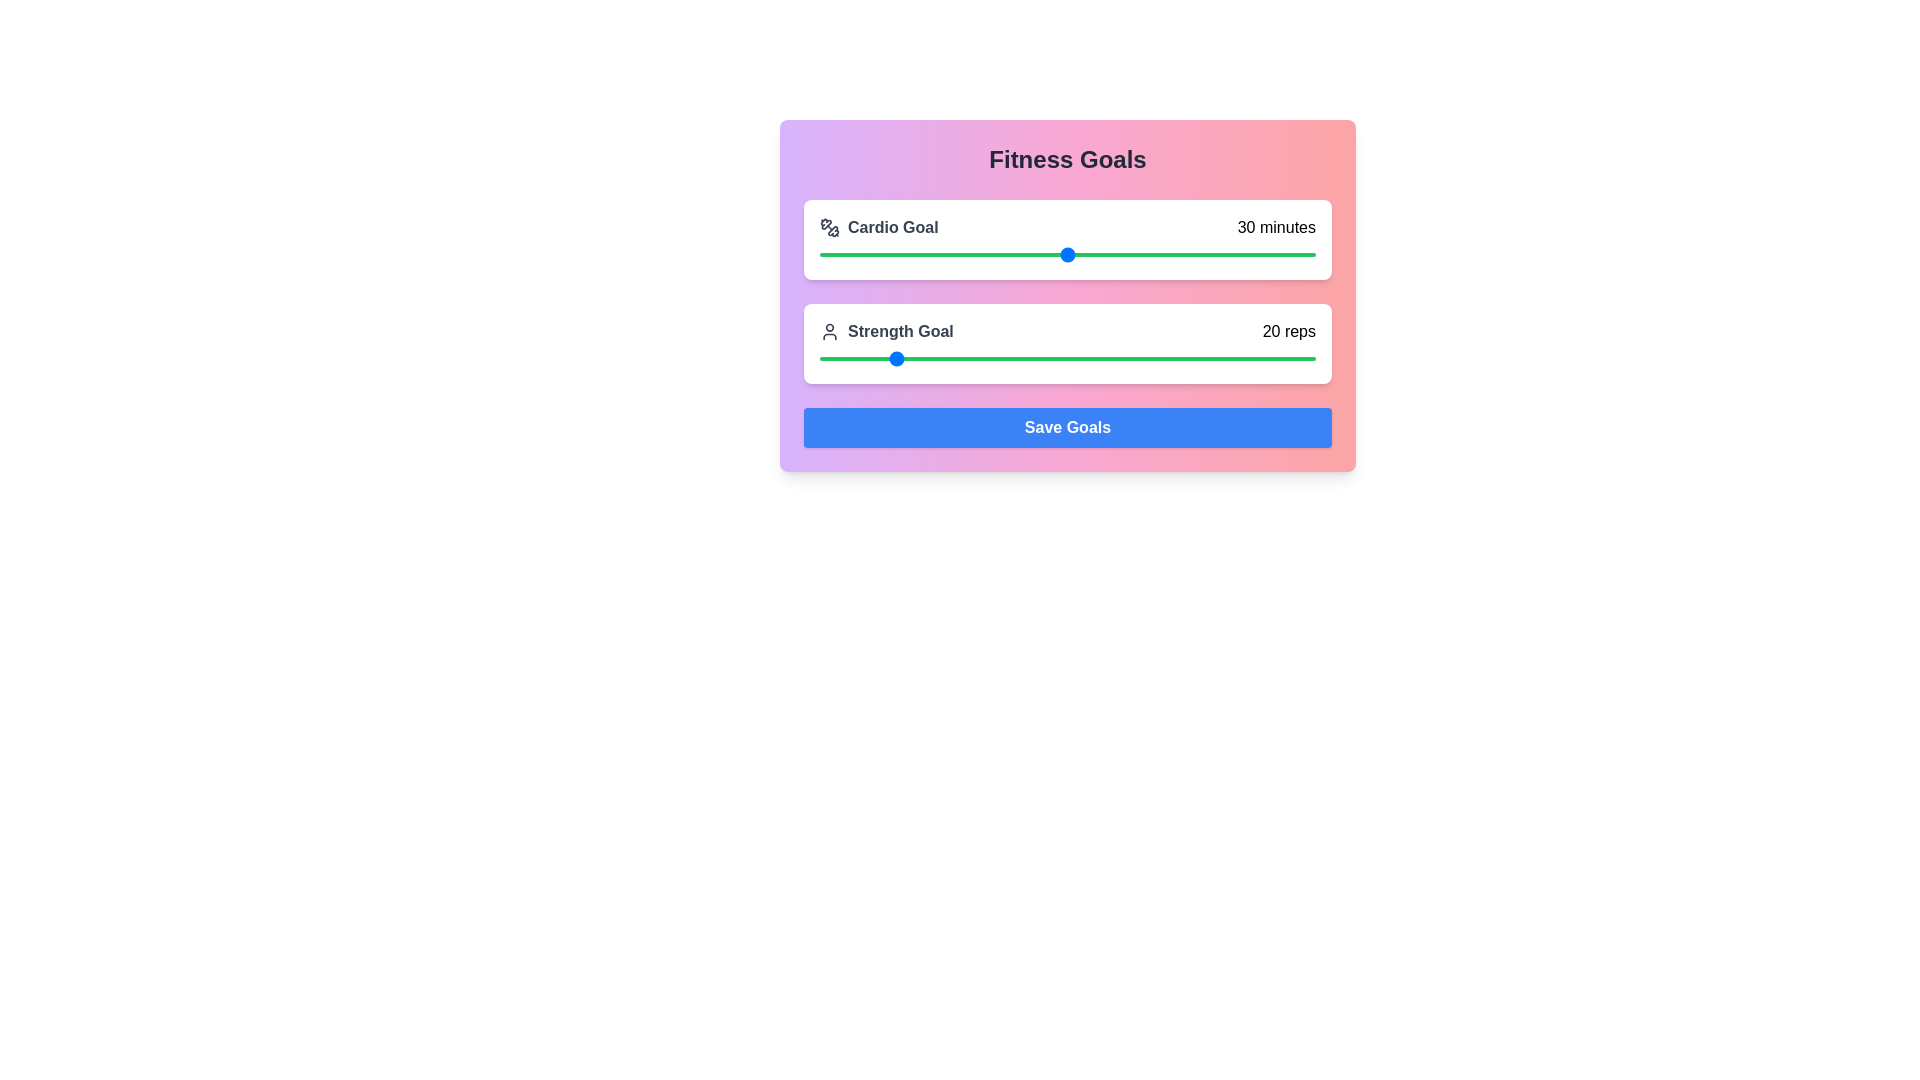 This screenshot has height=1080, width=1920. I want to click on the strength goal, so click(1059, 357).